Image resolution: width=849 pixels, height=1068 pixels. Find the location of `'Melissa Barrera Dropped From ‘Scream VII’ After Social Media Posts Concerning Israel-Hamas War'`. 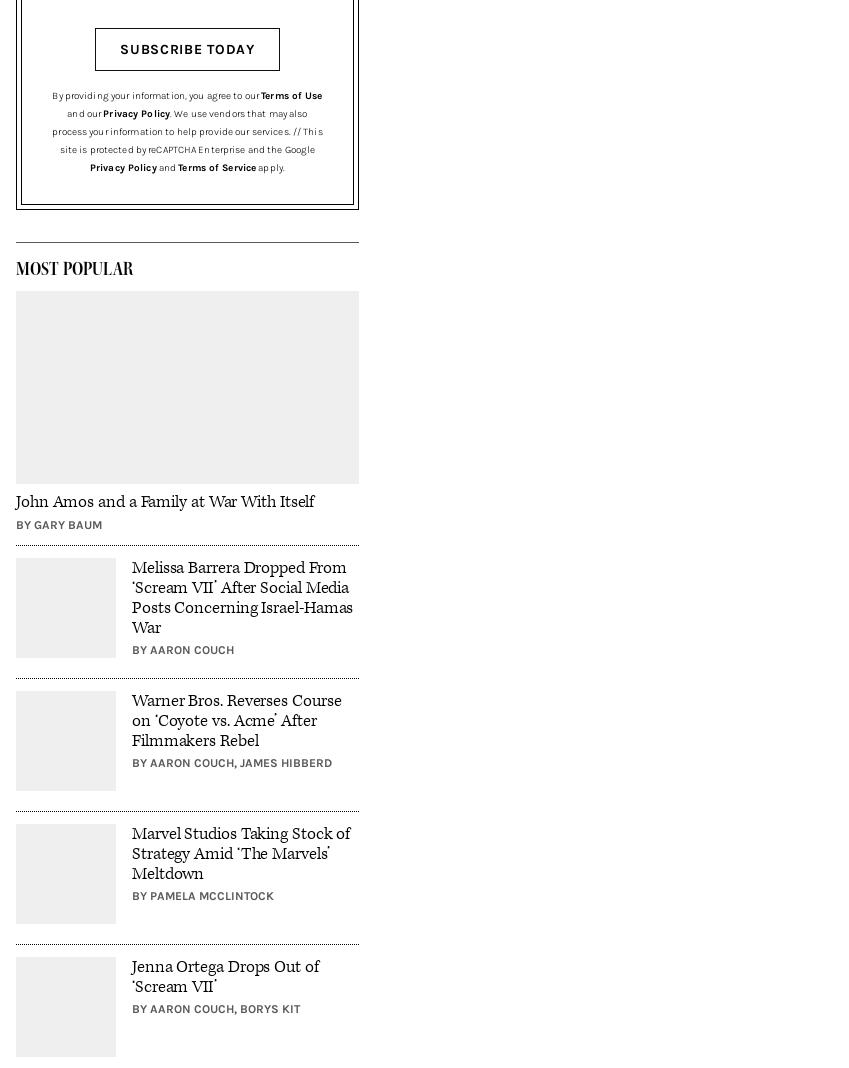

'Melissa Barrera Dropped From ‘Scream VII’ After Social Media Posts Concerning Israel-Hamas War' is located at coordinates (242, 596).